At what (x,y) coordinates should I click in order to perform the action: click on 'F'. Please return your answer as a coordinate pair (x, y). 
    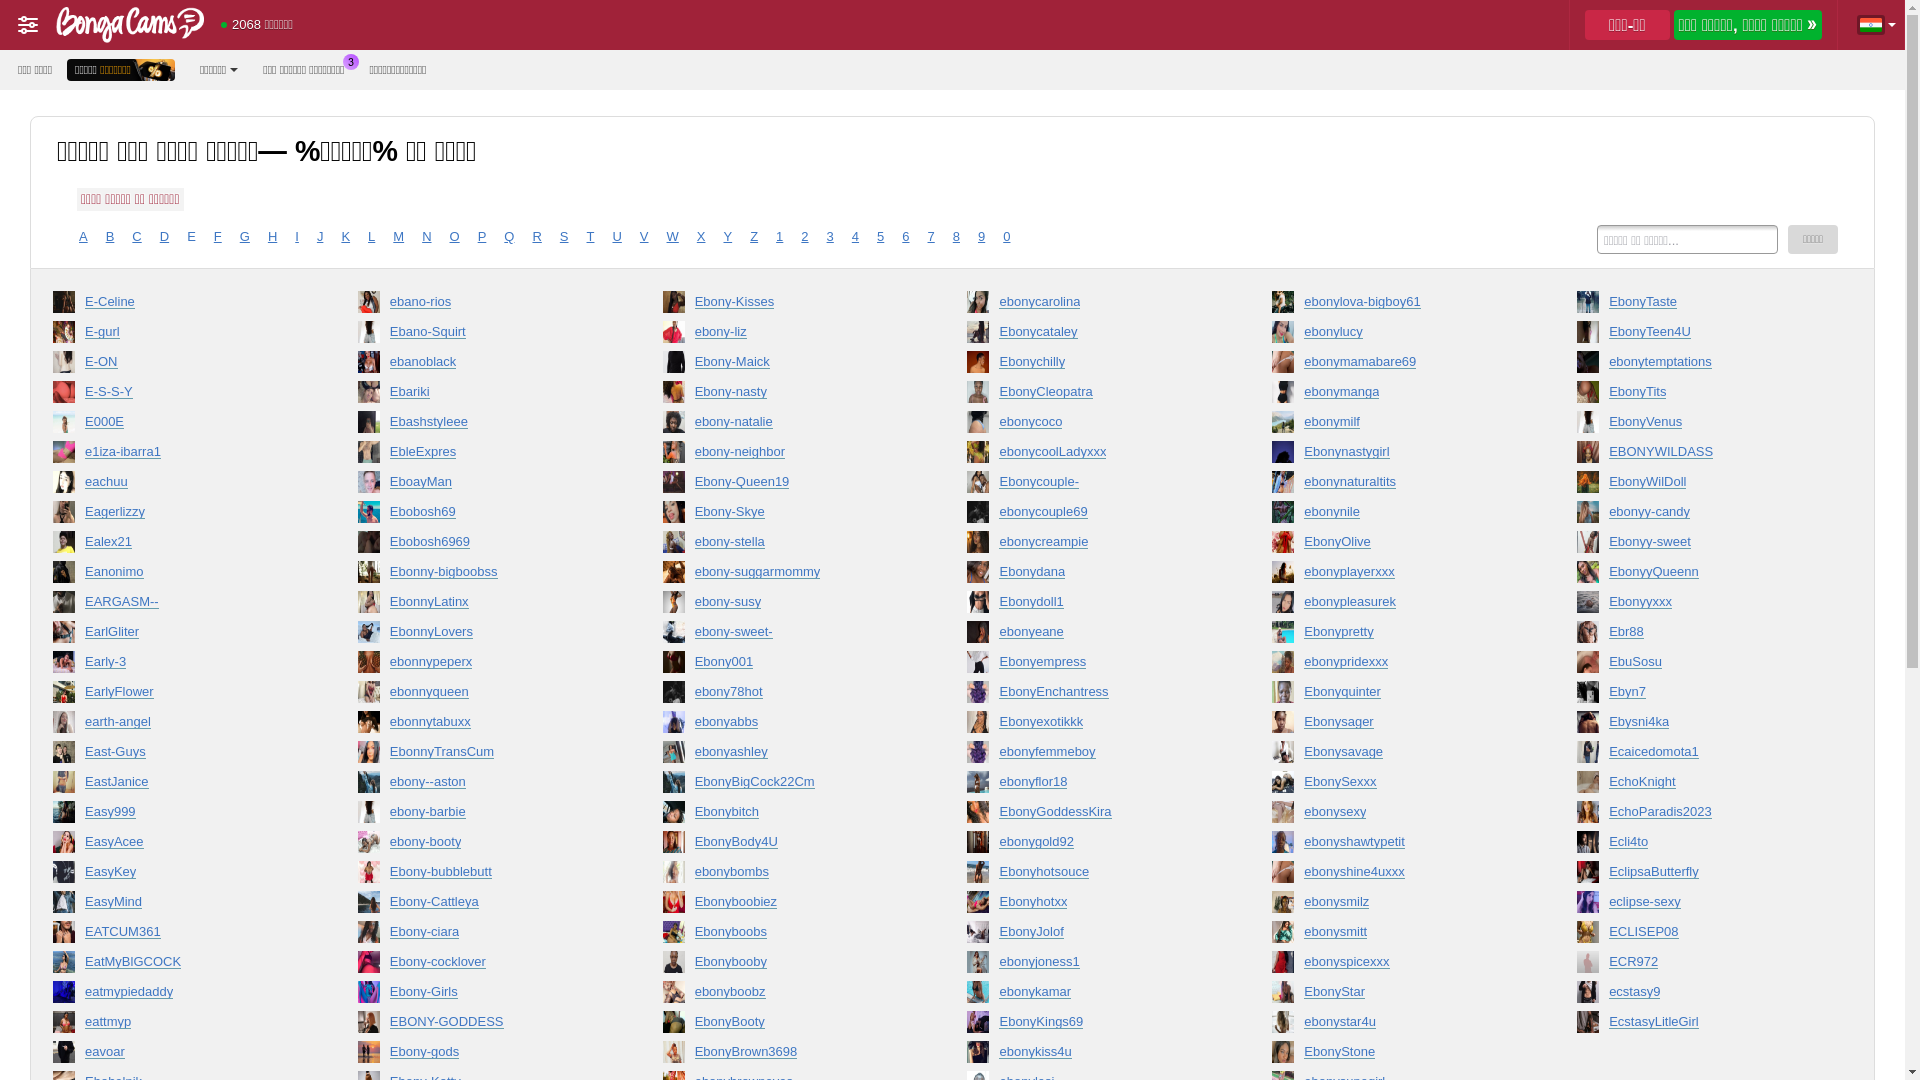
    Looking at the image, I should click on (217, 235).